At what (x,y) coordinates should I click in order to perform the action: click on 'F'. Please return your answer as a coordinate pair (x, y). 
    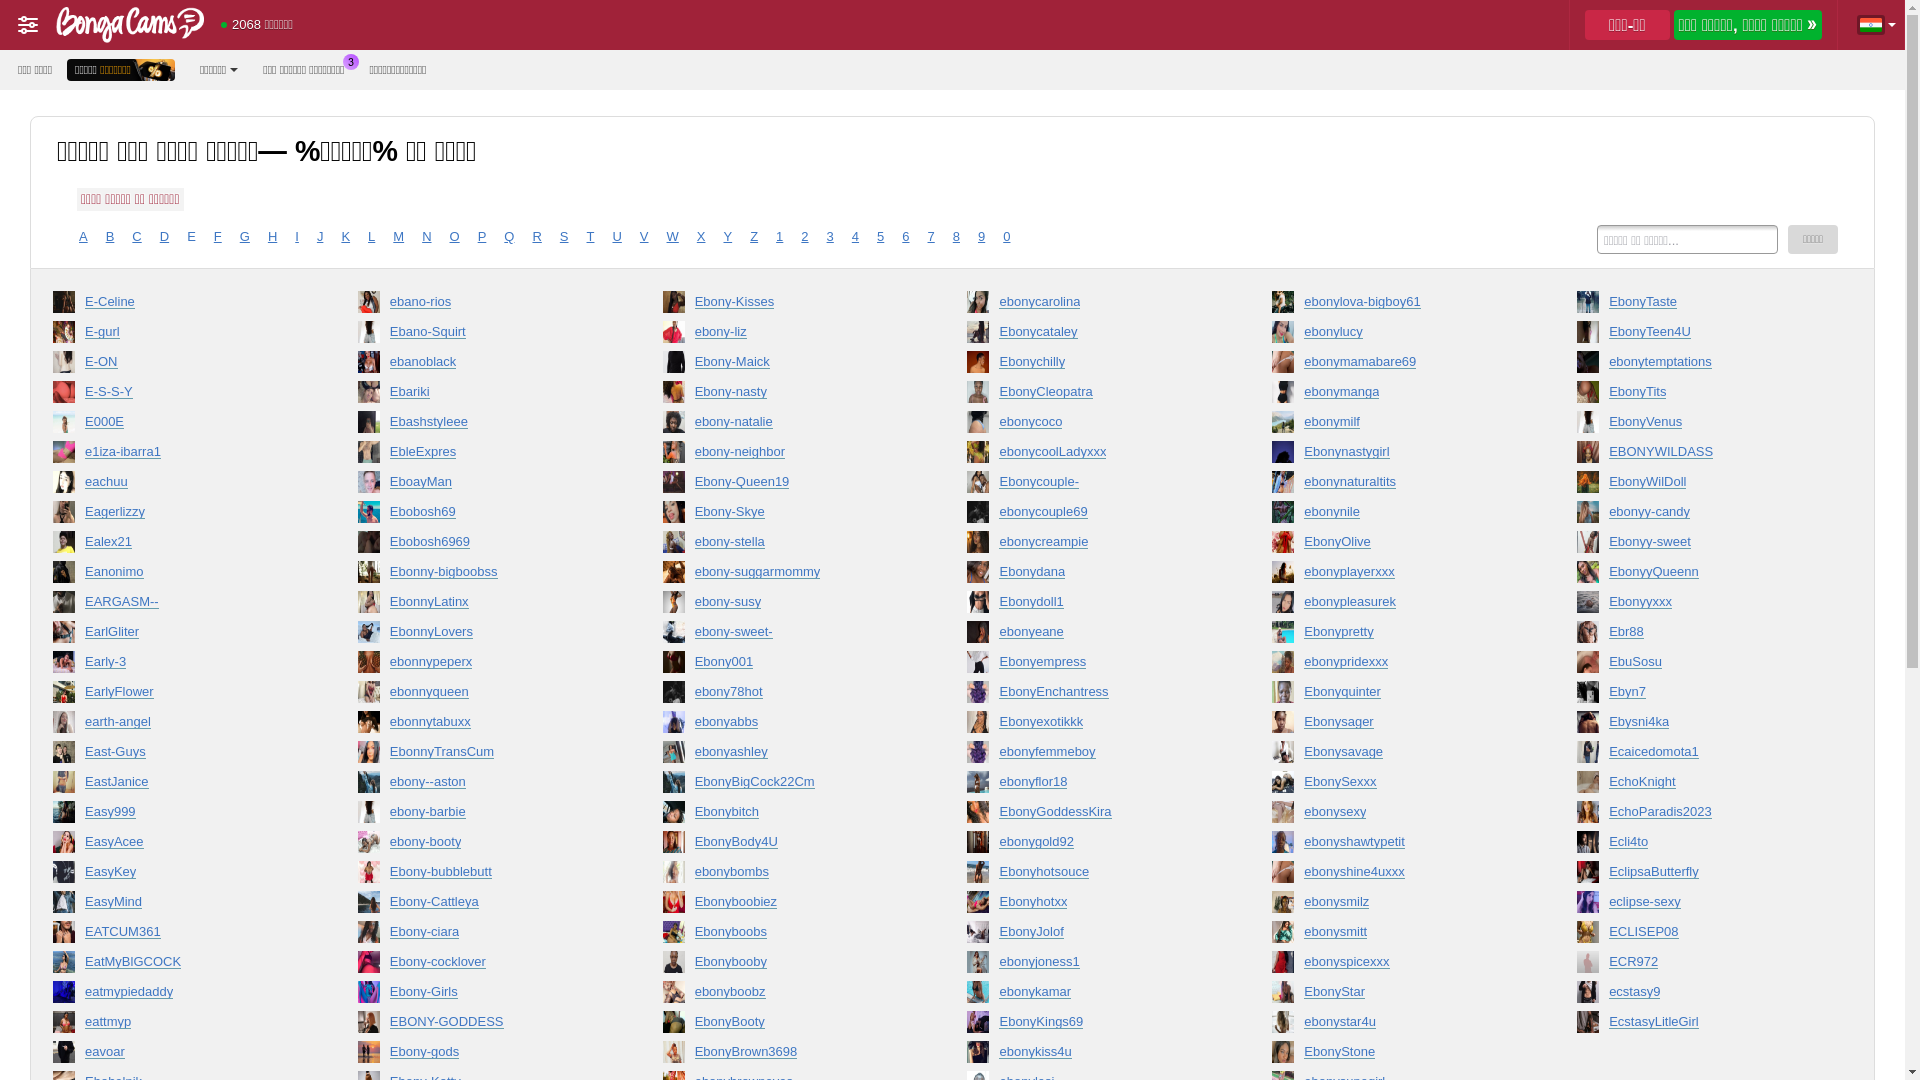
    Looking at the image, I should click on (217, 235).